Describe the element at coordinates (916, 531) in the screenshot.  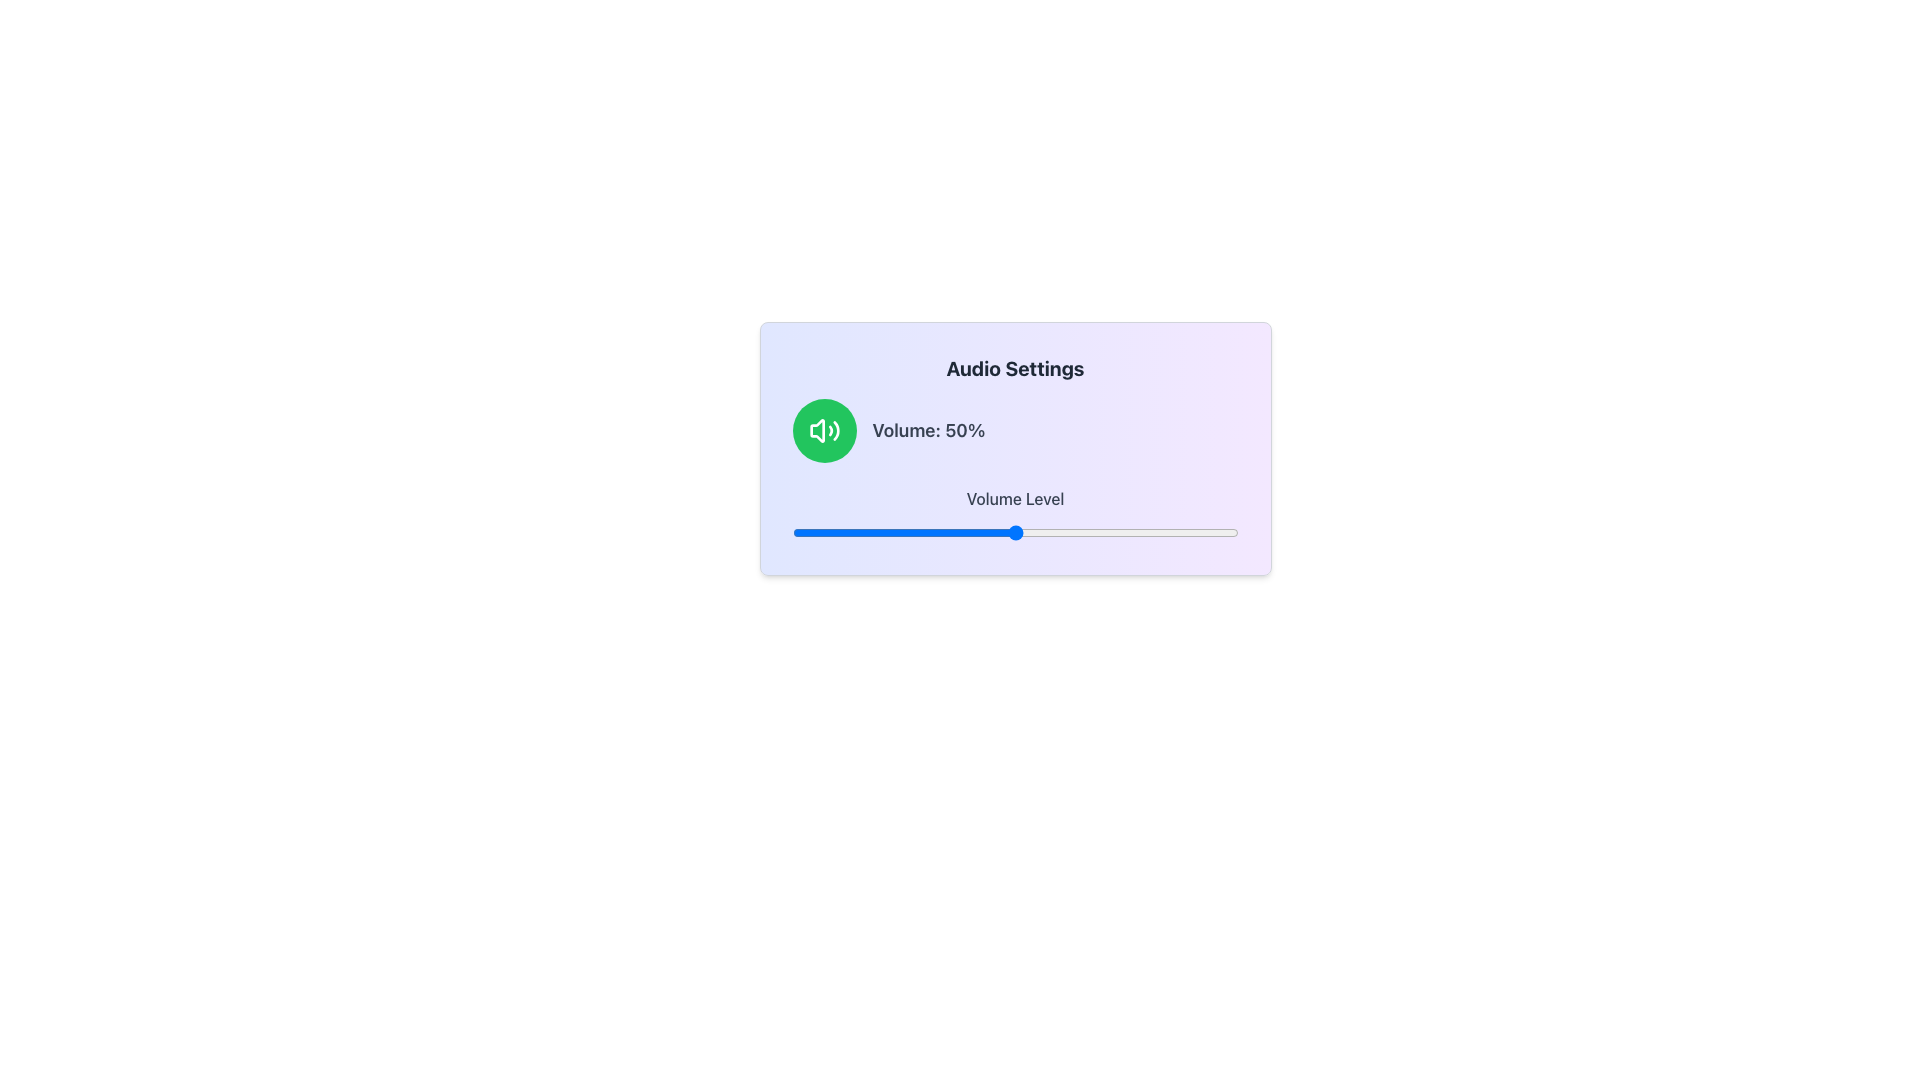
I see `volume level` at that location.